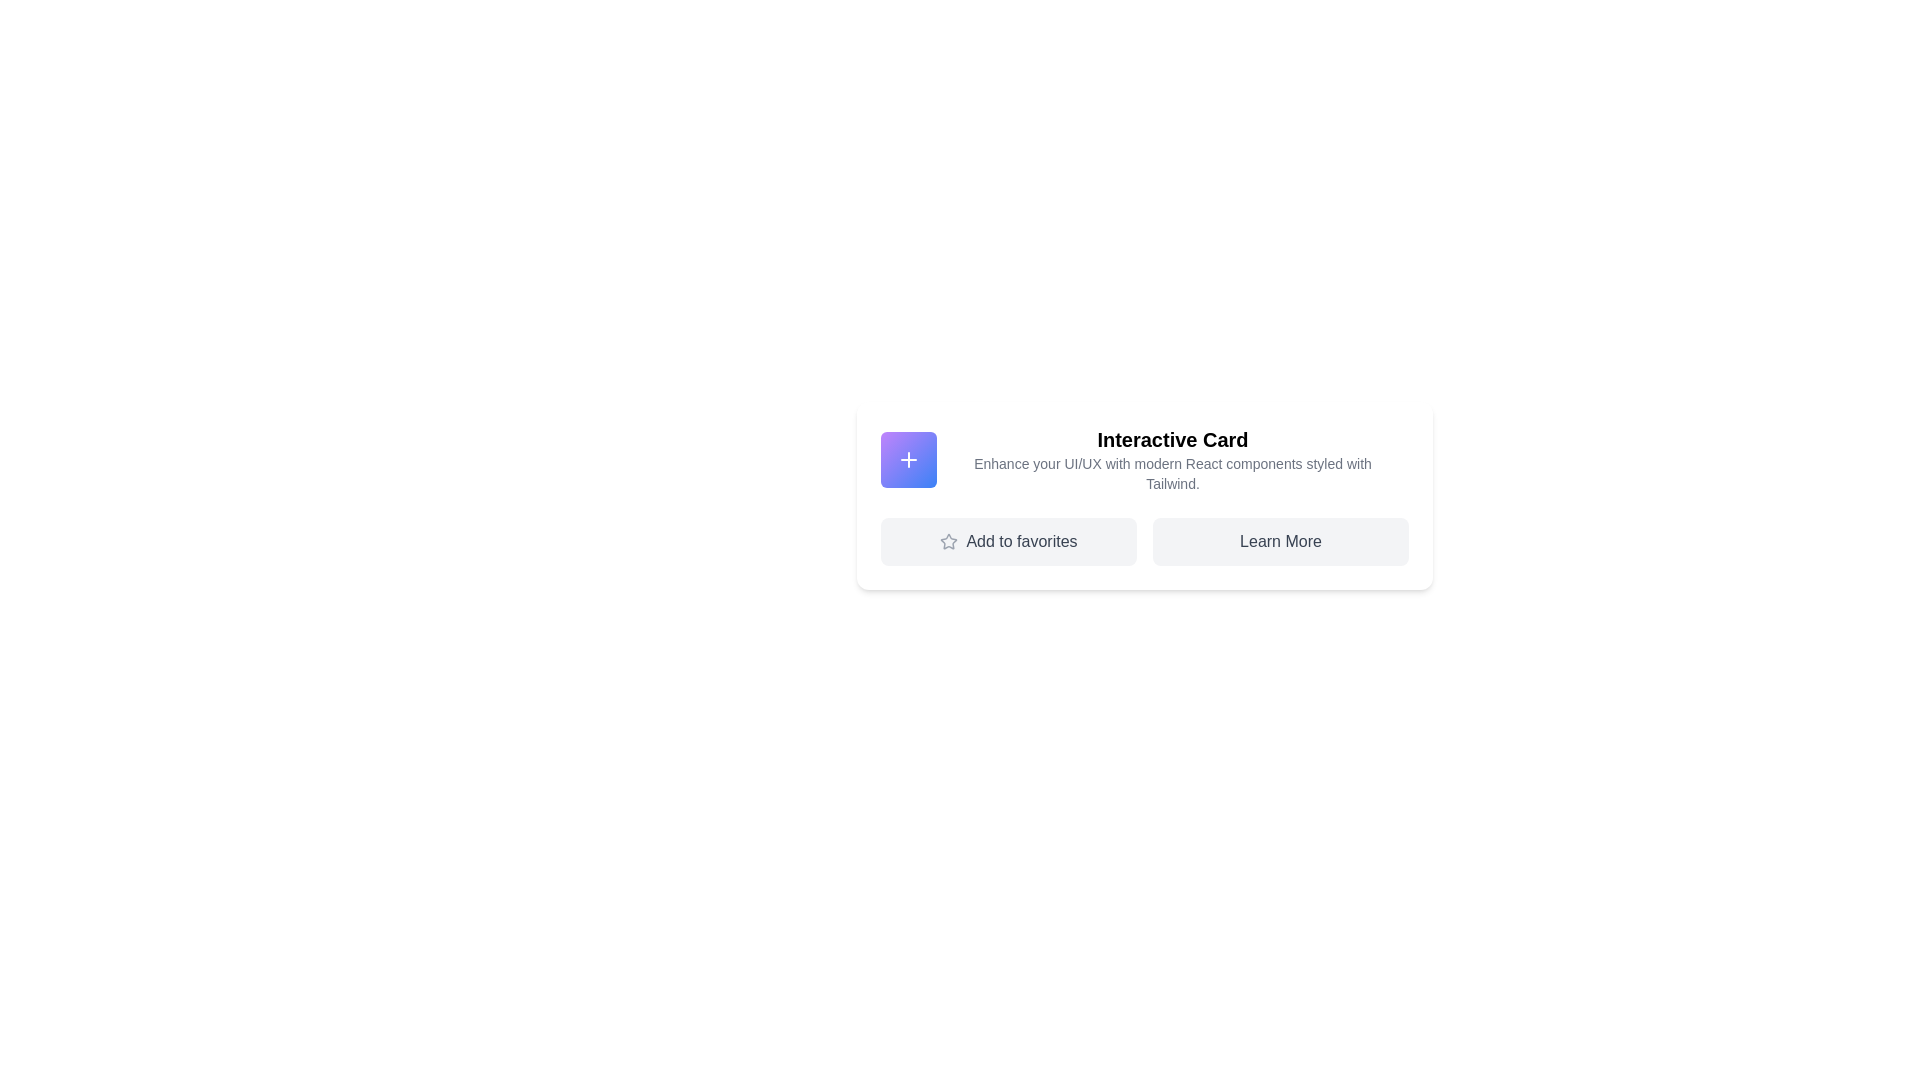 The height and width of the screenshot is (1080, 1920). Describe the element at coordinates (948, 542) in the screenshot. I see `the star-shaped icon with gray edges that is positioned immediately to the left of the 'Add to favorites' text, forming part of the button at the bottom-left of the card interface` at that location.